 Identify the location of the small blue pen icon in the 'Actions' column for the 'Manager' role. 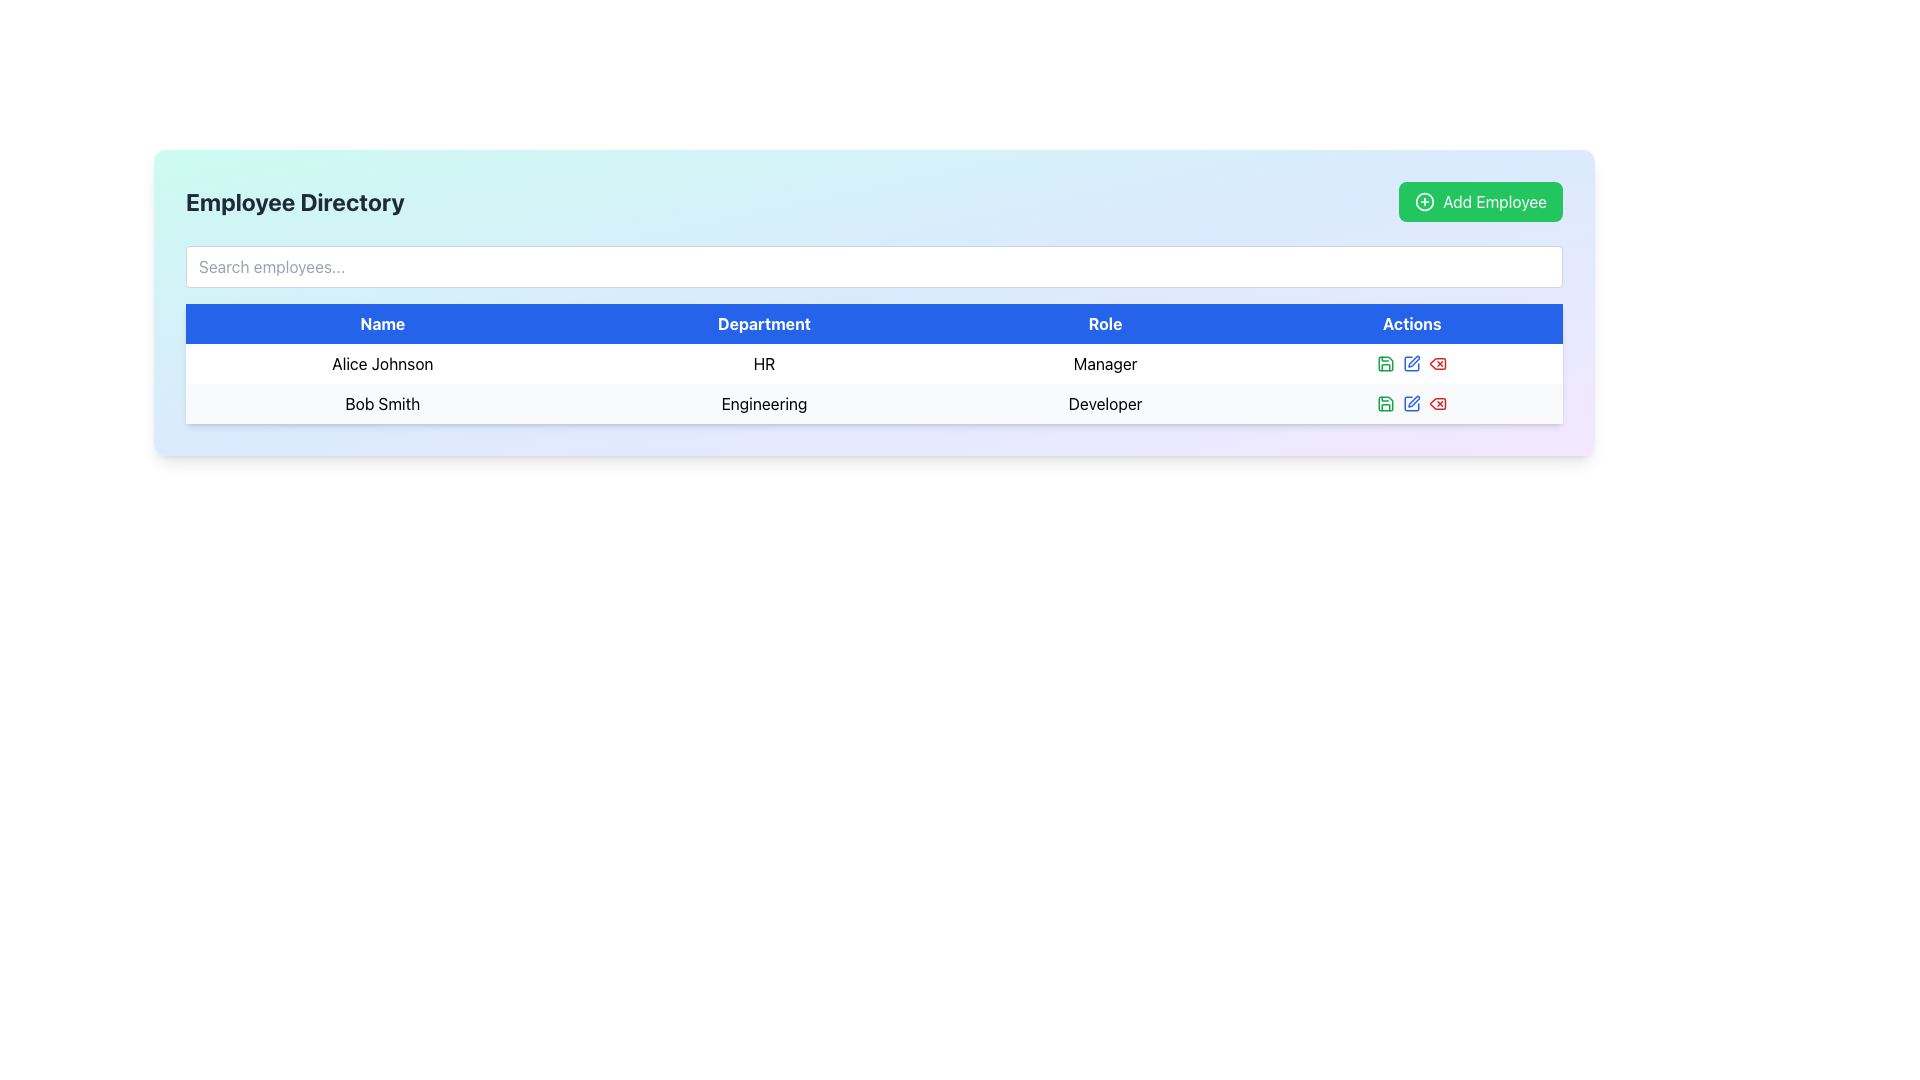
(1411, 363).